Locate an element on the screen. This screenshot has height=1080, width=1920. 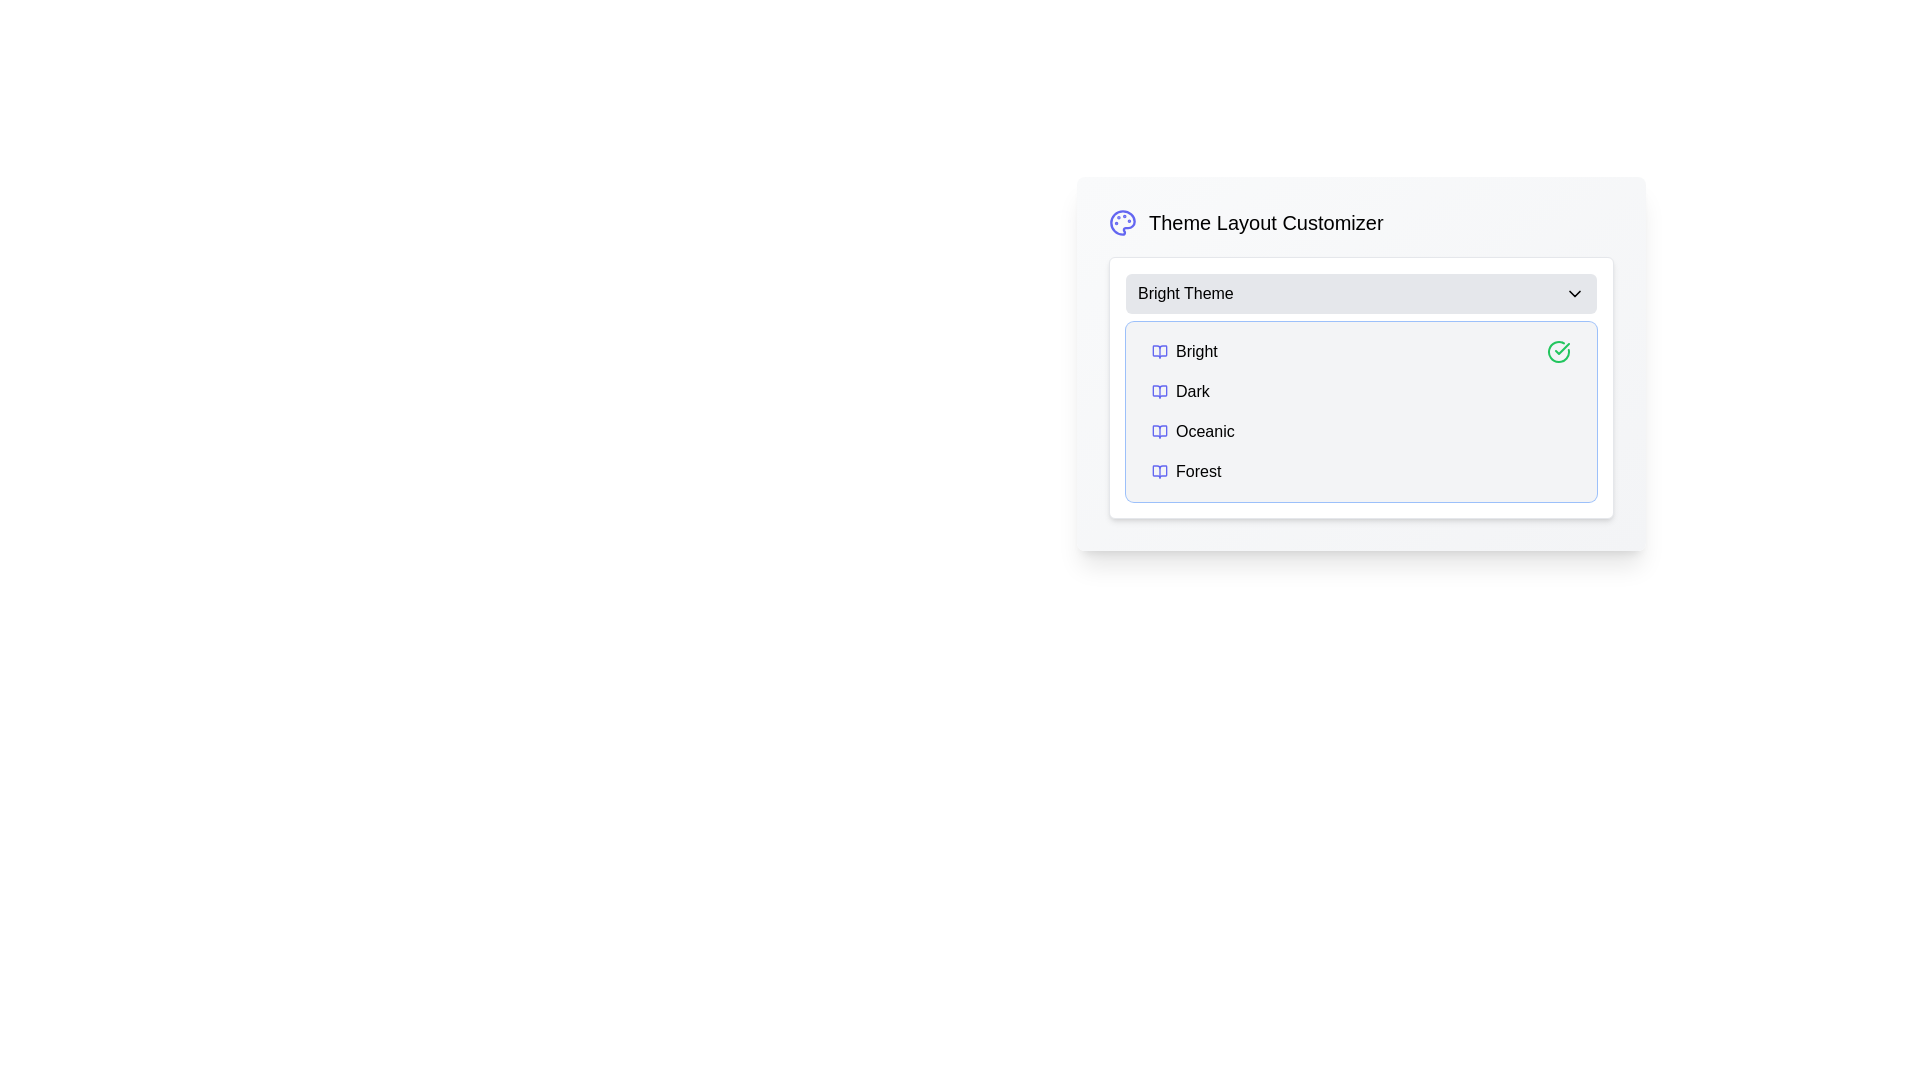
the open book icon styled in blue, located to the left of the 'Dark' label is located at coordinates (1160, 392).